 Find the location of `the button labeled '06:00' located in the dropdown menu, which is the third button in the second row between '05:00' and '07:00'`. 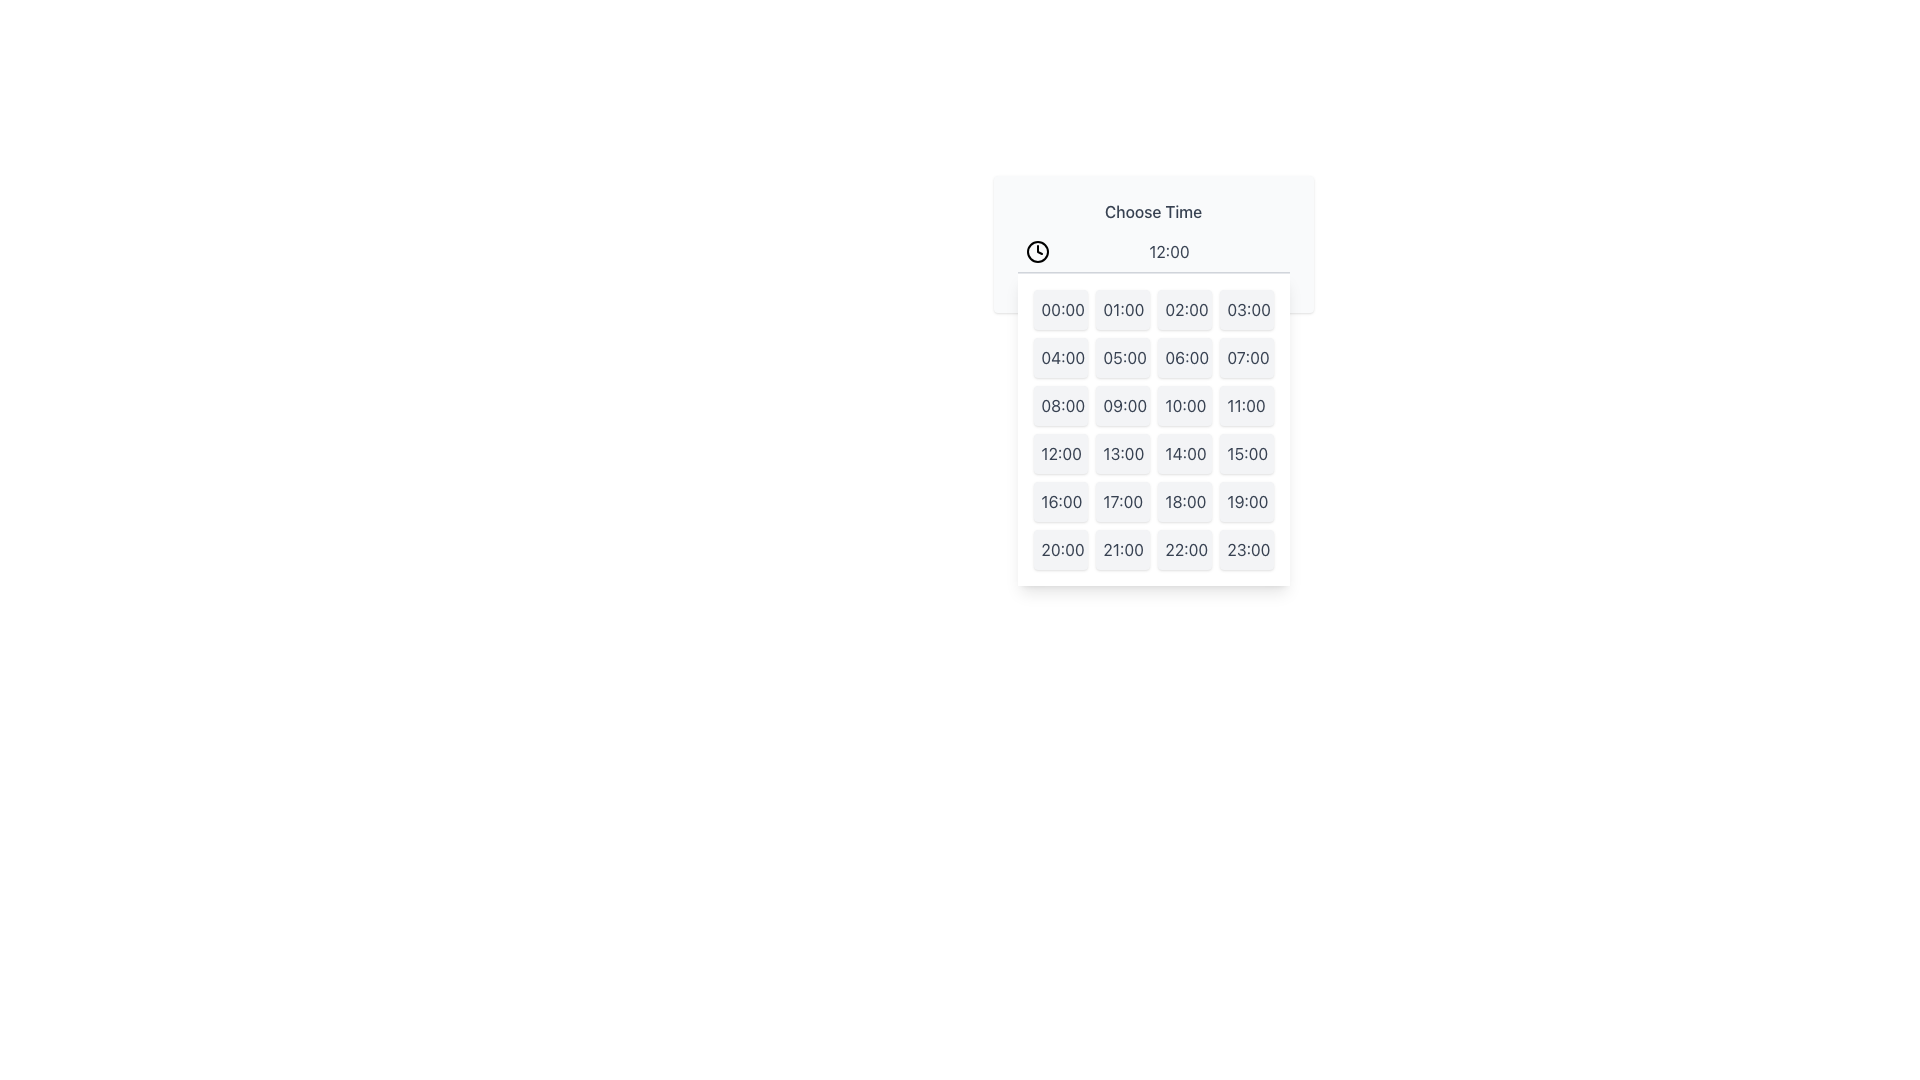

the button labeled '06:00' located in the dropdown menu, which is the third button in the second row between '05:00' and '07:00' is located at coordinates (1184, 357).